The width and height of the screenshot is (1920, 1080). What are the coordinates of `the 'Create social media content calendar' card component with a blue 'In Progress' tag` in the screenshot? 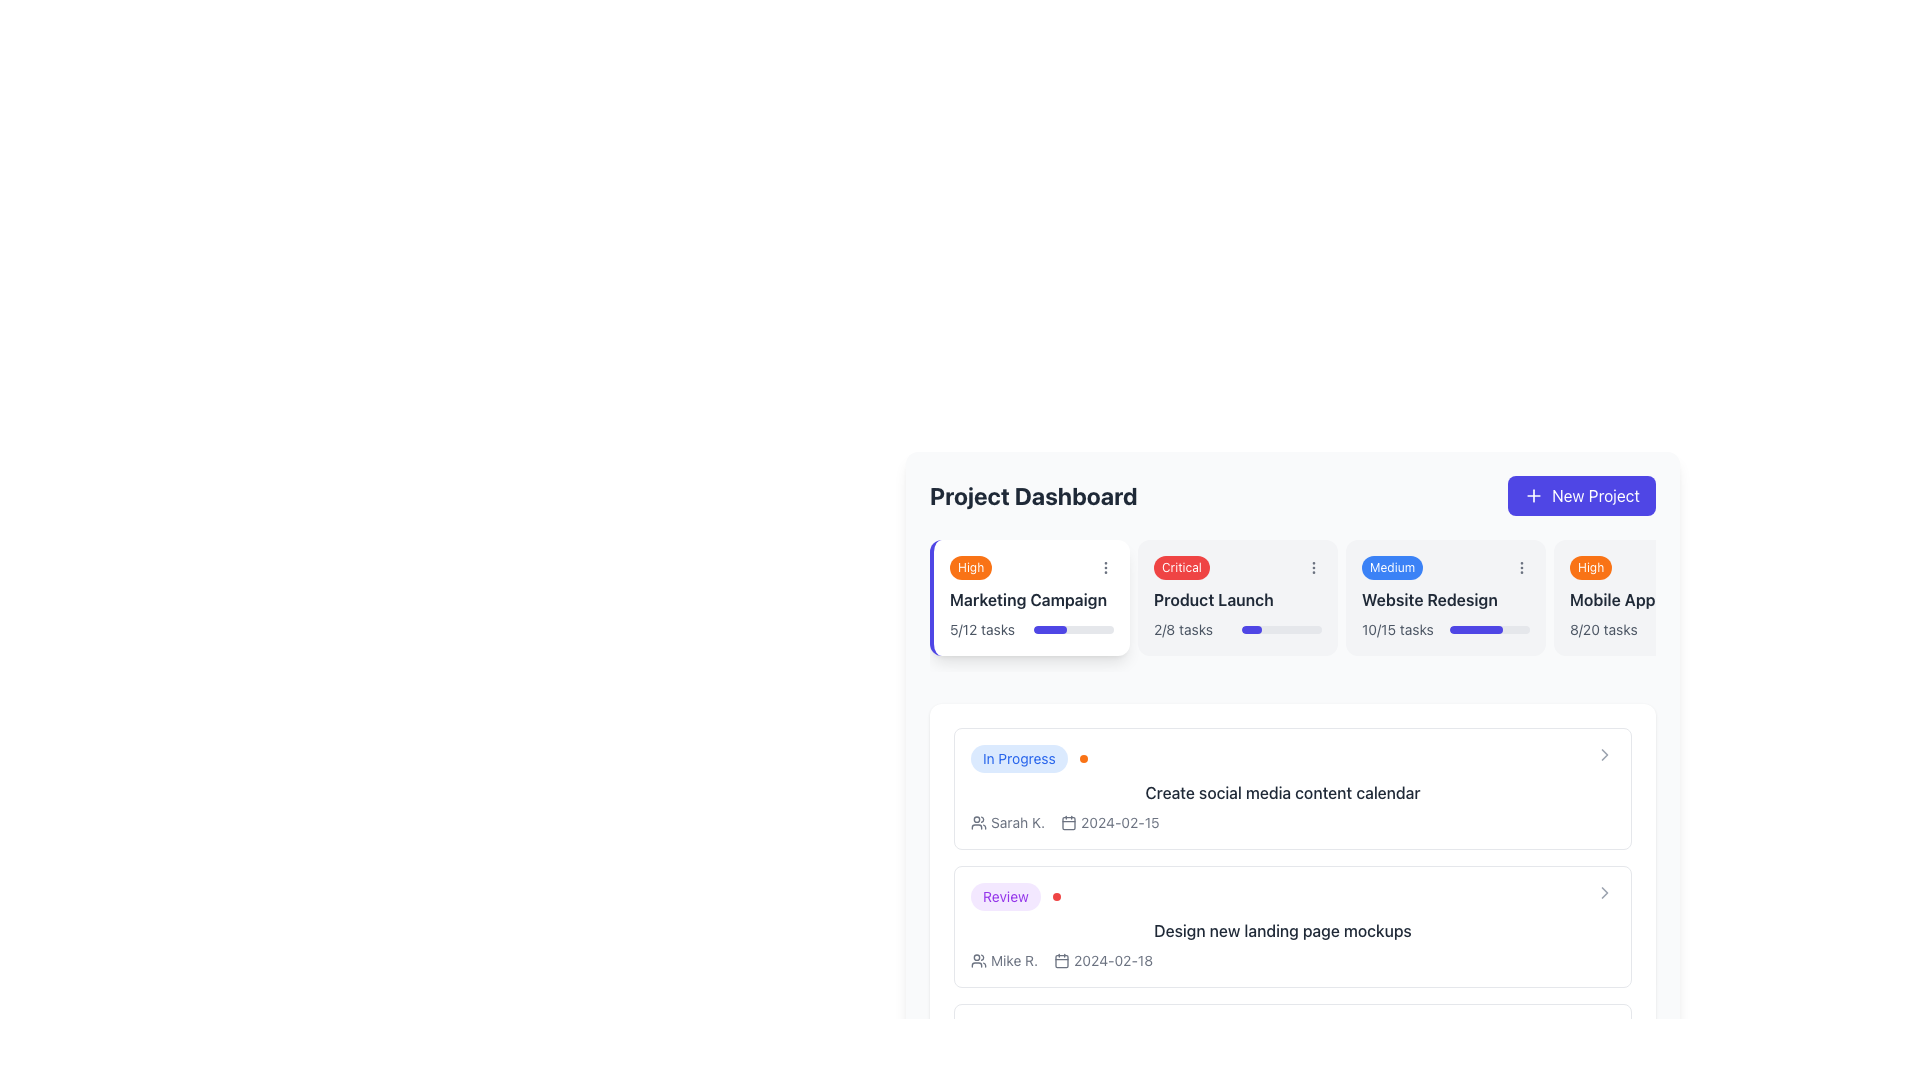 It's located at (1292, 788).